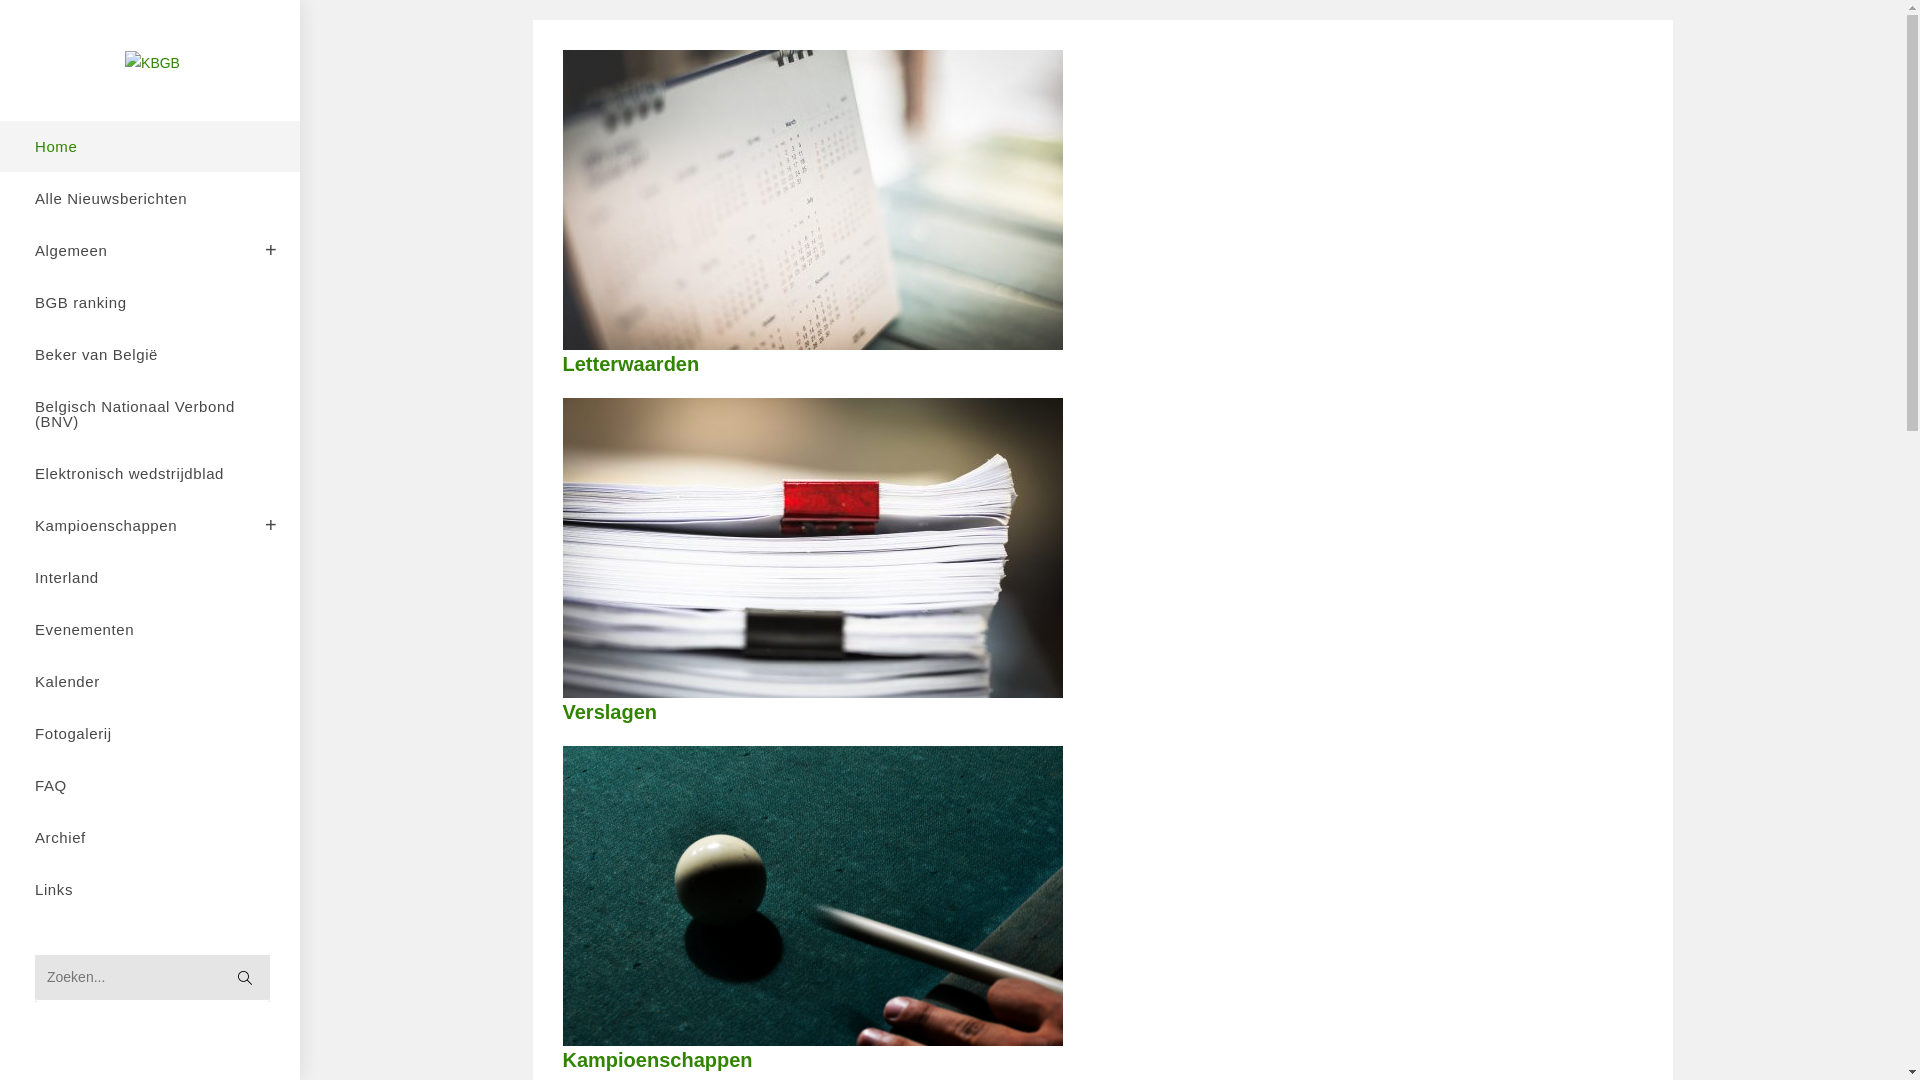  I want to click on 'Belgisch Nationaal Verbond (BNV)', so click(148, 412).